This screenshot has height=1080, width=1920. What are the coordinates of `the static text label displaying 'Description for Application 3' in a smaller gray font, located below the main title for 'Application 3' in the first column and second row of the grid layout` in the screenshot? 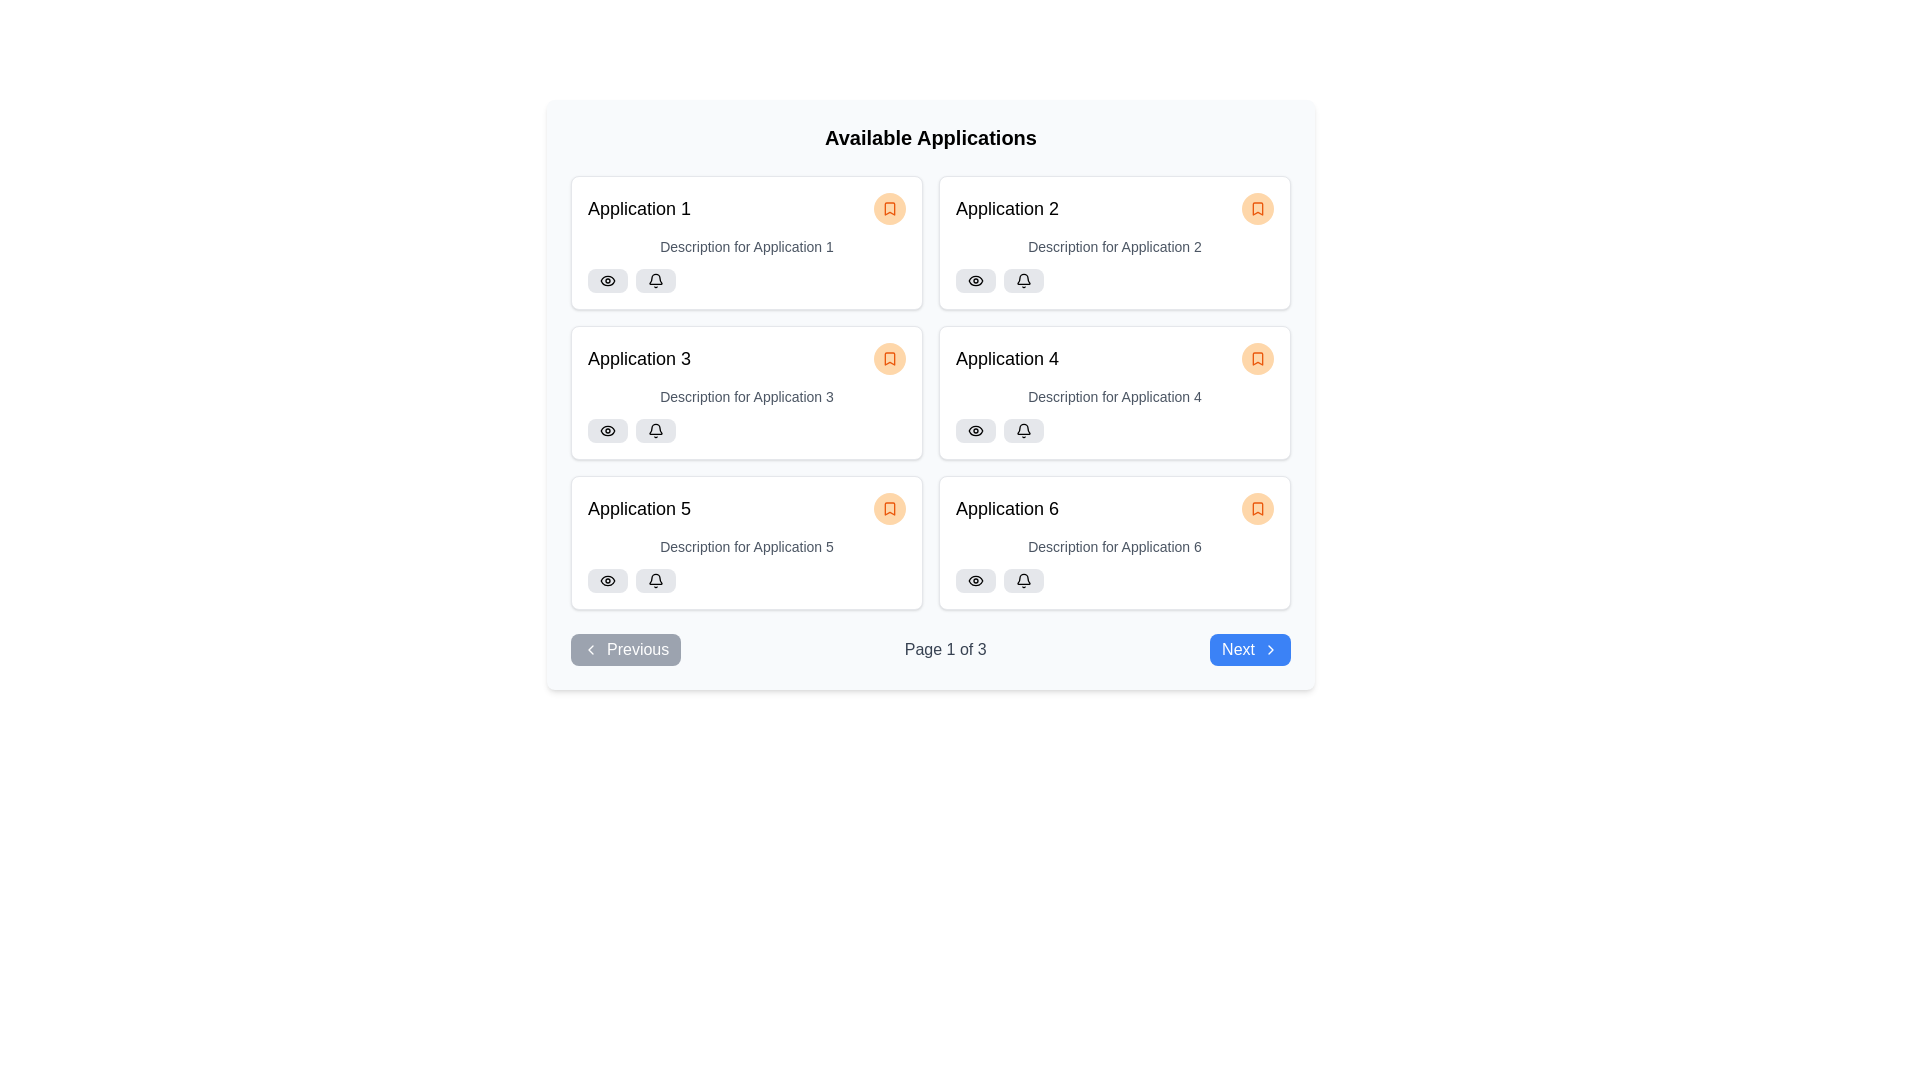 It's located at (746, 397).